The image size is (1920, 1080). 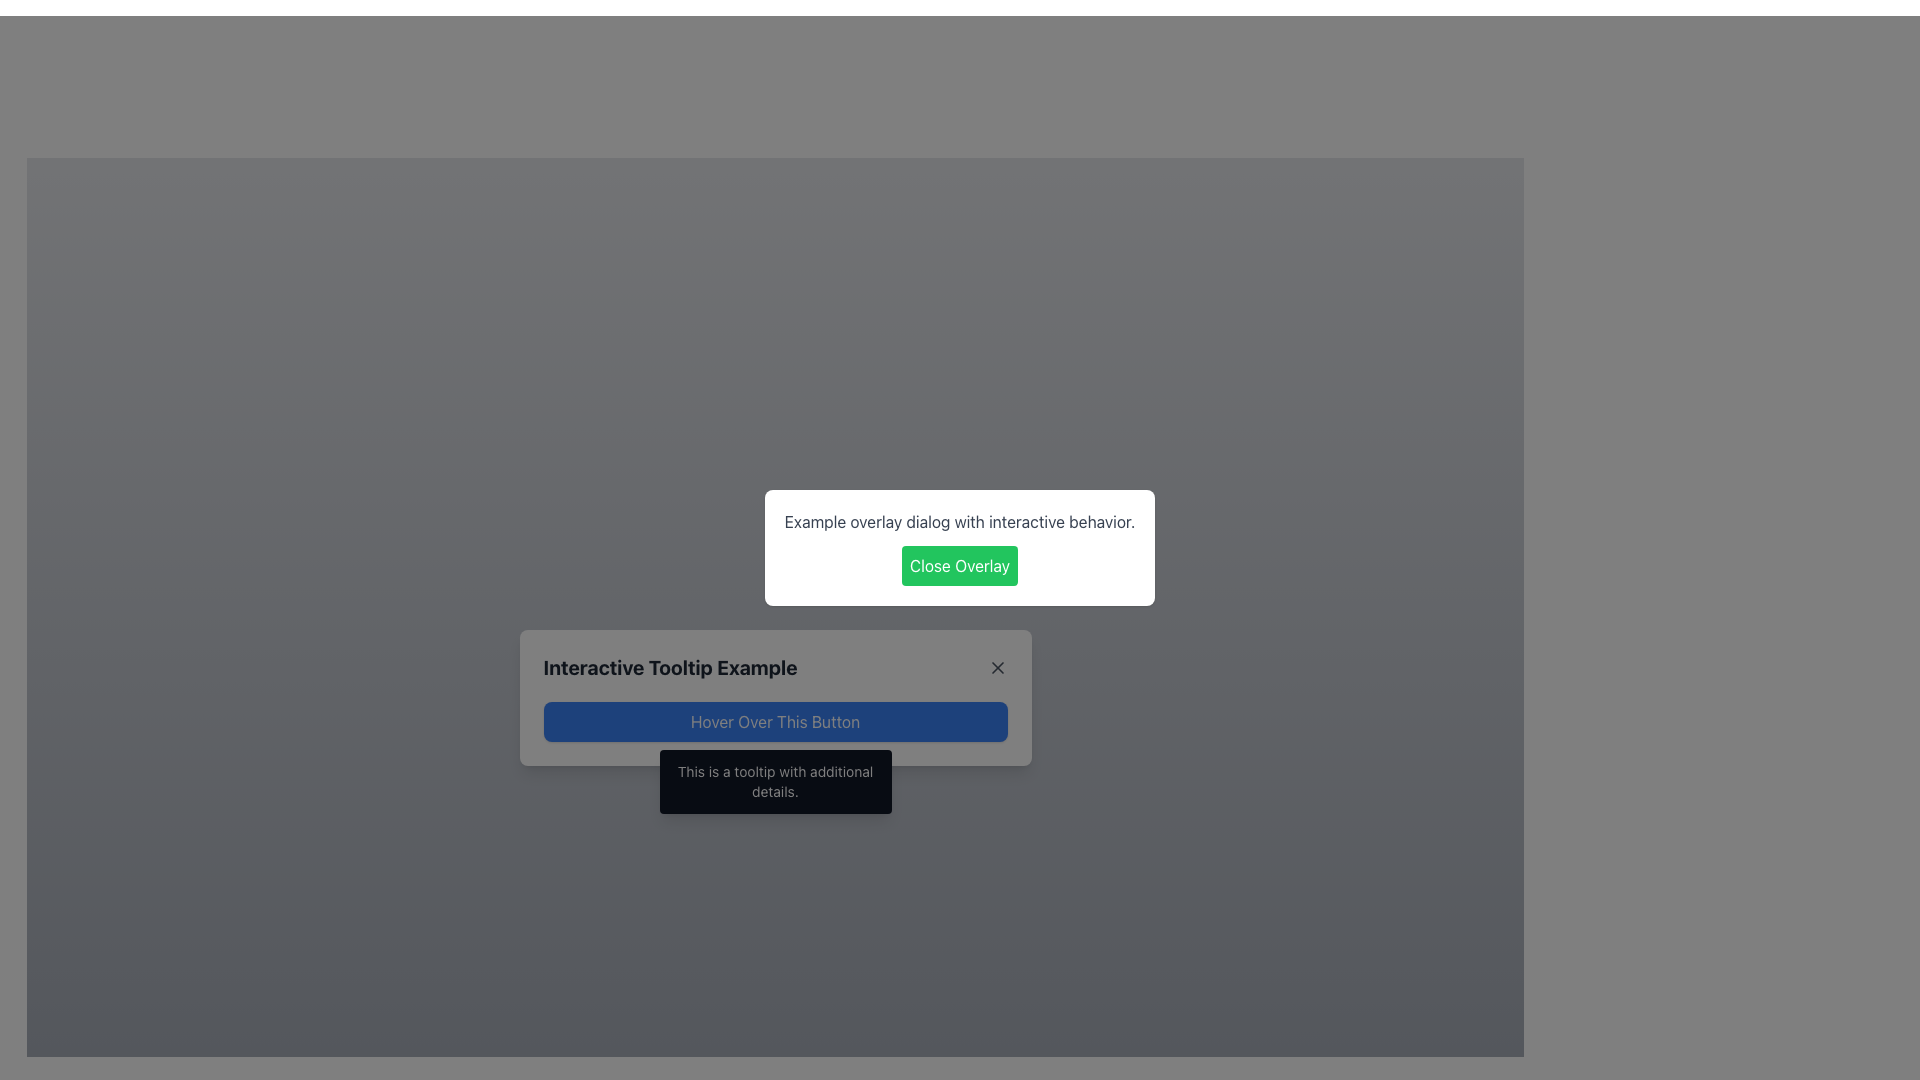 I want to click on message displayed in the tooltip with dark-gray background and white text that says 'This is a tooltip with additional details.', so click(x=774, y=781).